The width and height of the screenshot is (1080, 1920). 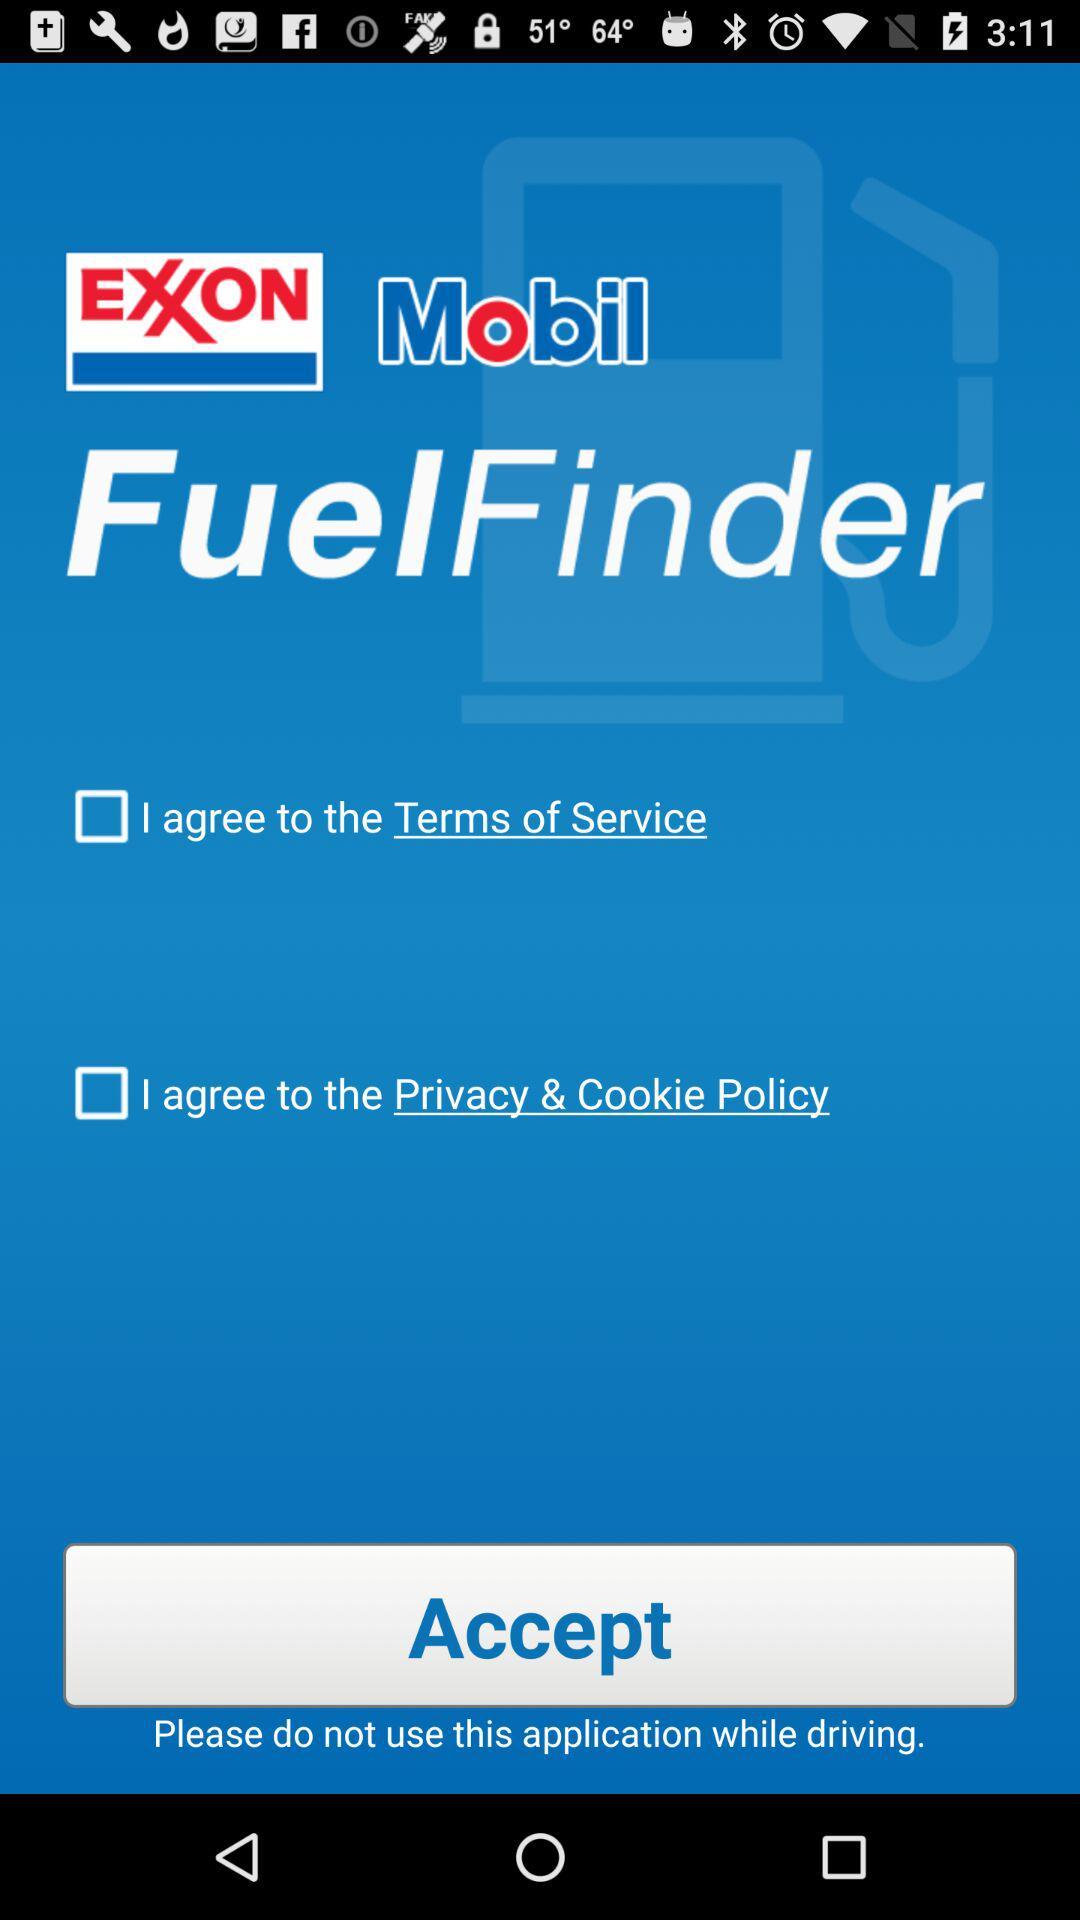 I want to click on accept item, so click(x=540, y=1625).